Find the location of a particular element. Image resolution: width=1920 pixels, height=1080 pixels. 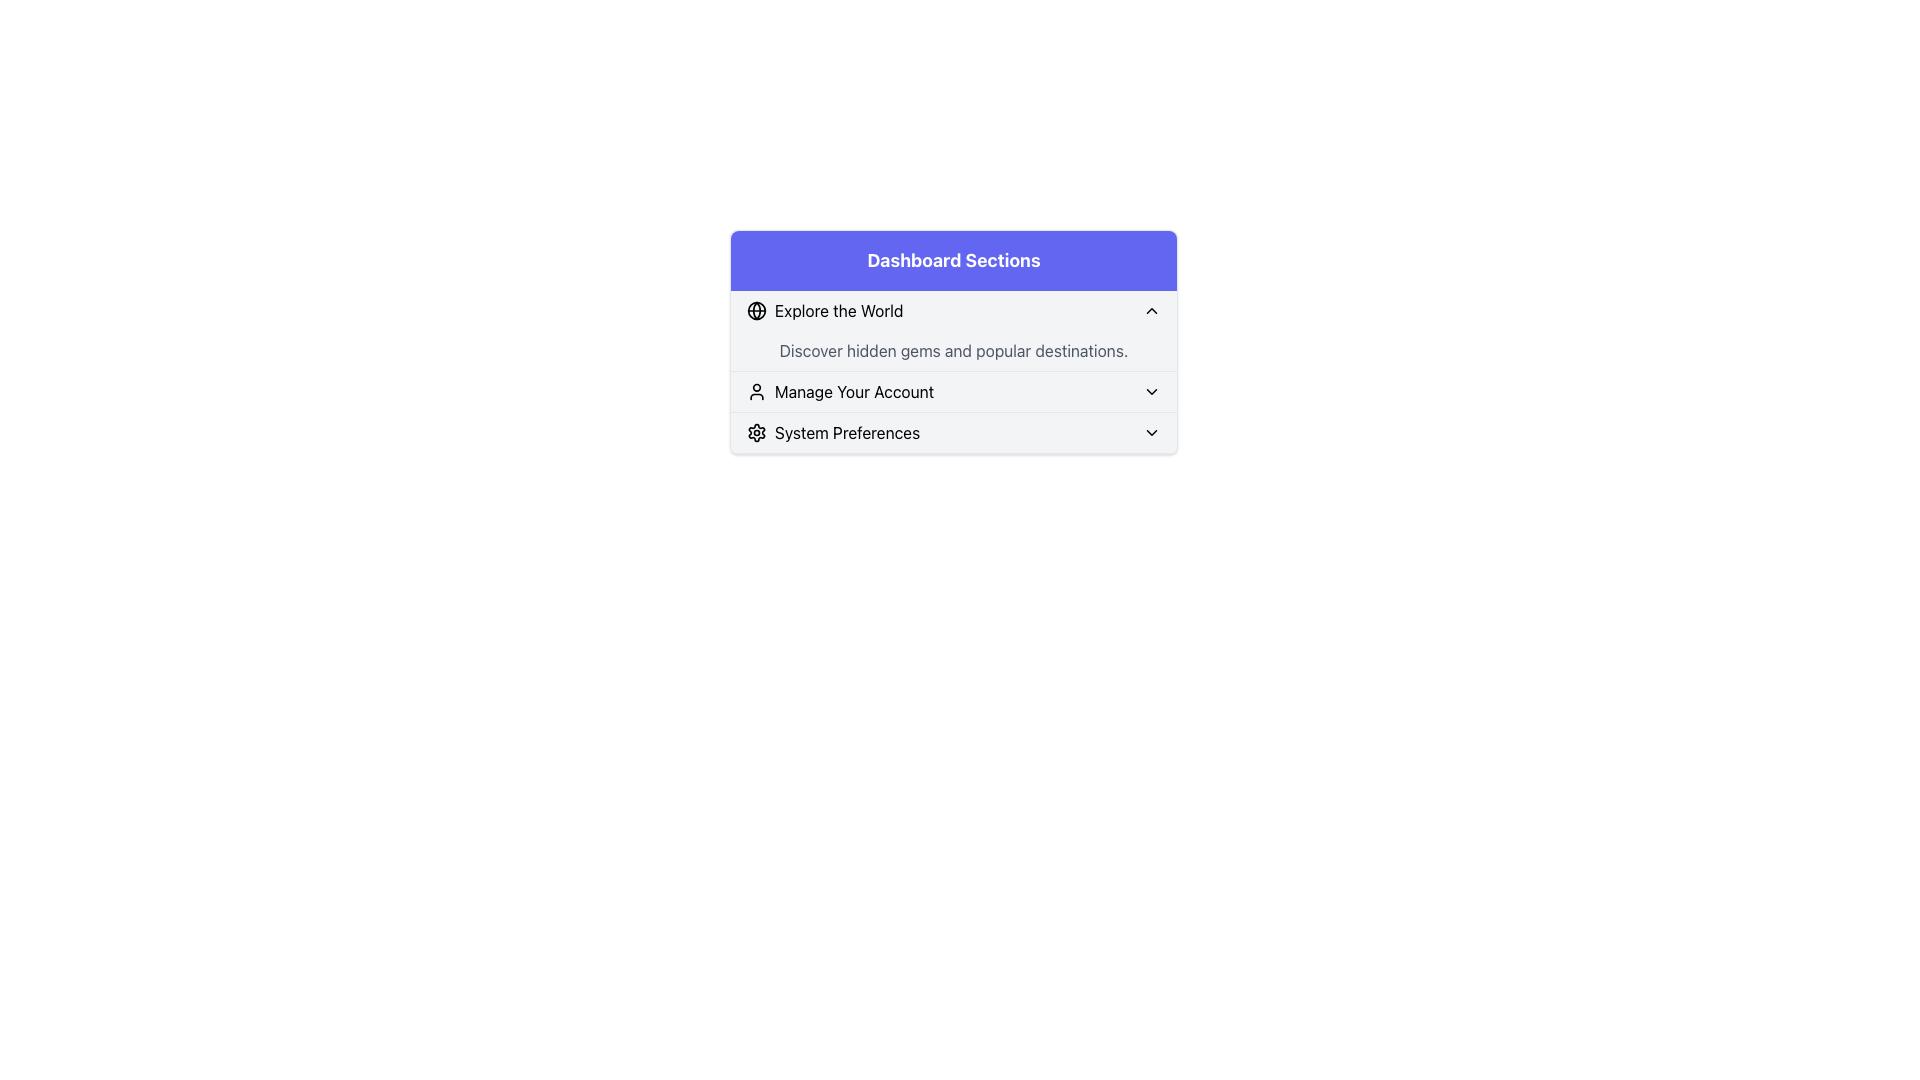

the 'Manage Your Account' button, which is the second entry in the vertical list of the 'Dashboard Sections' card is located at coordinates (953, 392).